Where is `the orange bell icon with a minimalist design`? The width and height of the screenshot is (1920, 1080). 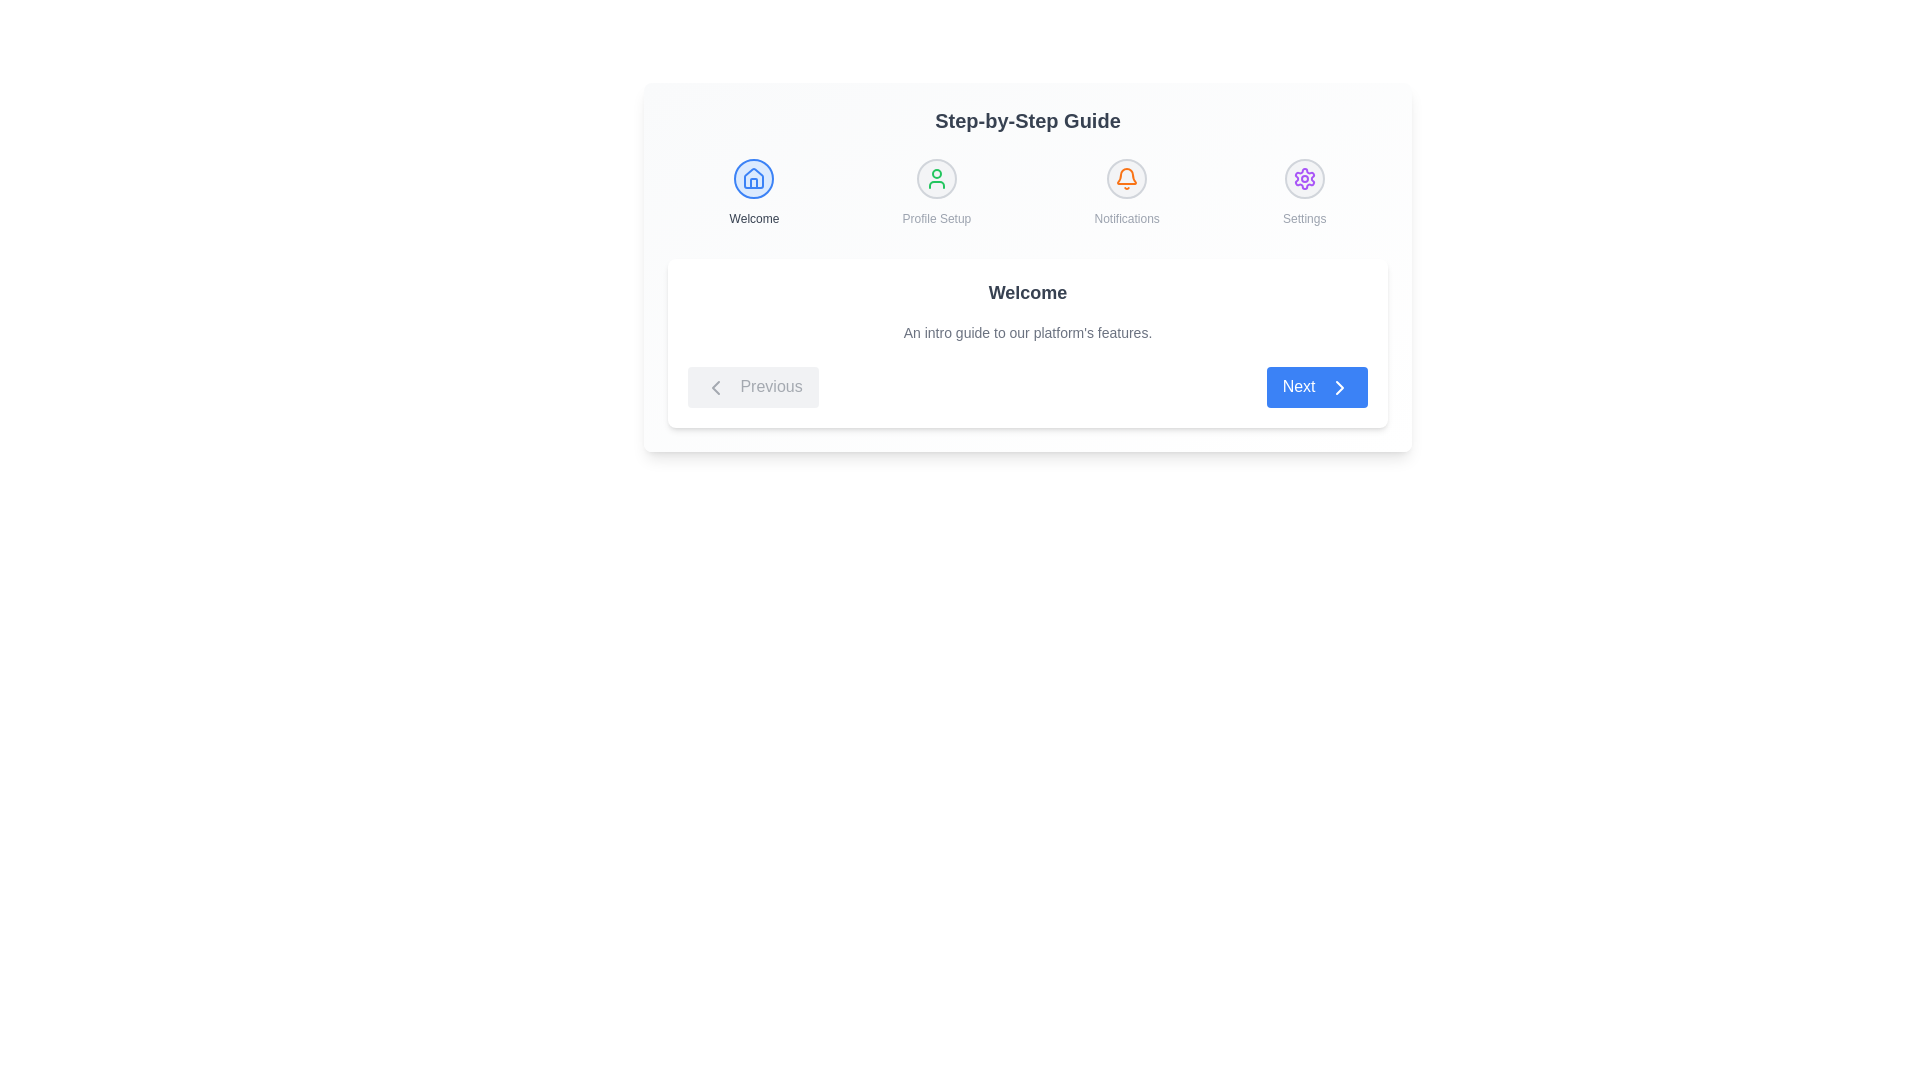
the orange bell icon with a minimalist design is located at coordinates (1127, 177).